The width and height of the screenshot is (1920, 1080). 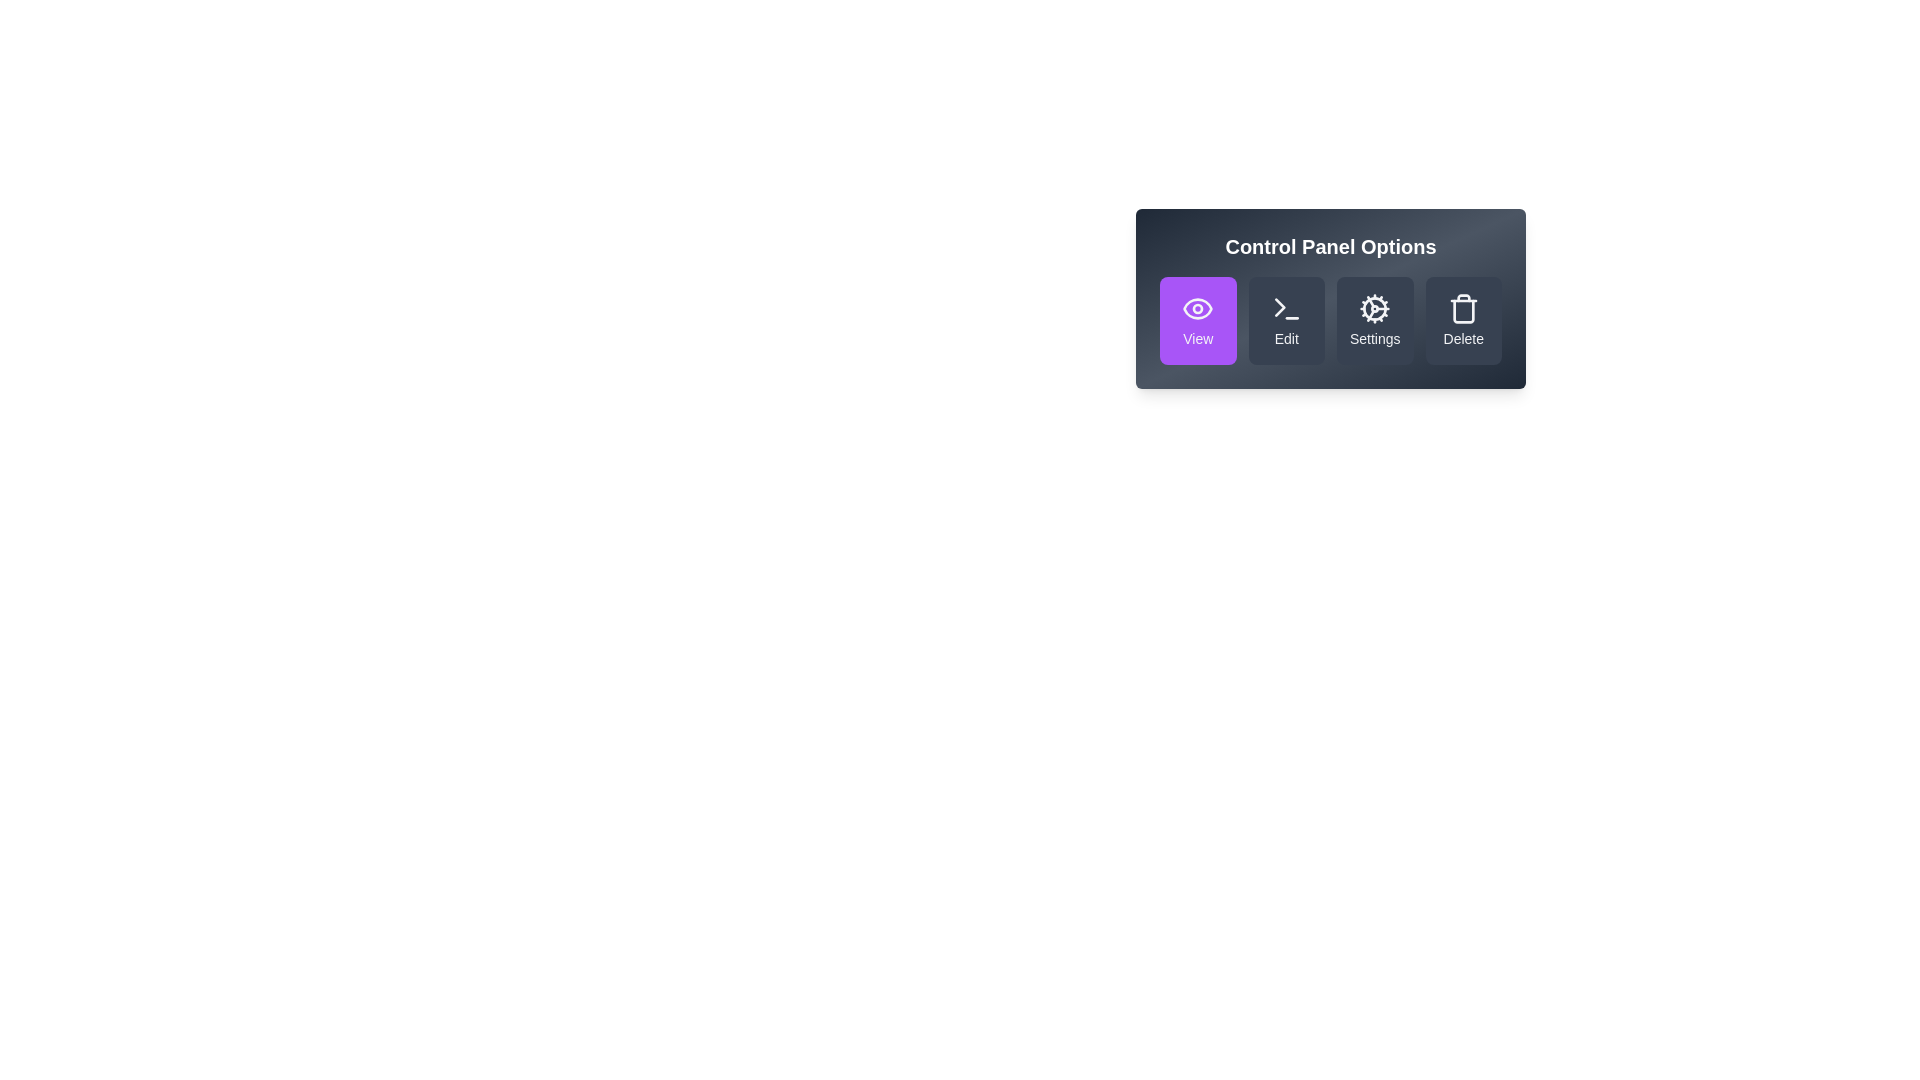 I want to click on the delete icon located at the far right of the control panel, directly below the text 'Delete', which is the fourth option from the left, so click(x=1463, y=311).